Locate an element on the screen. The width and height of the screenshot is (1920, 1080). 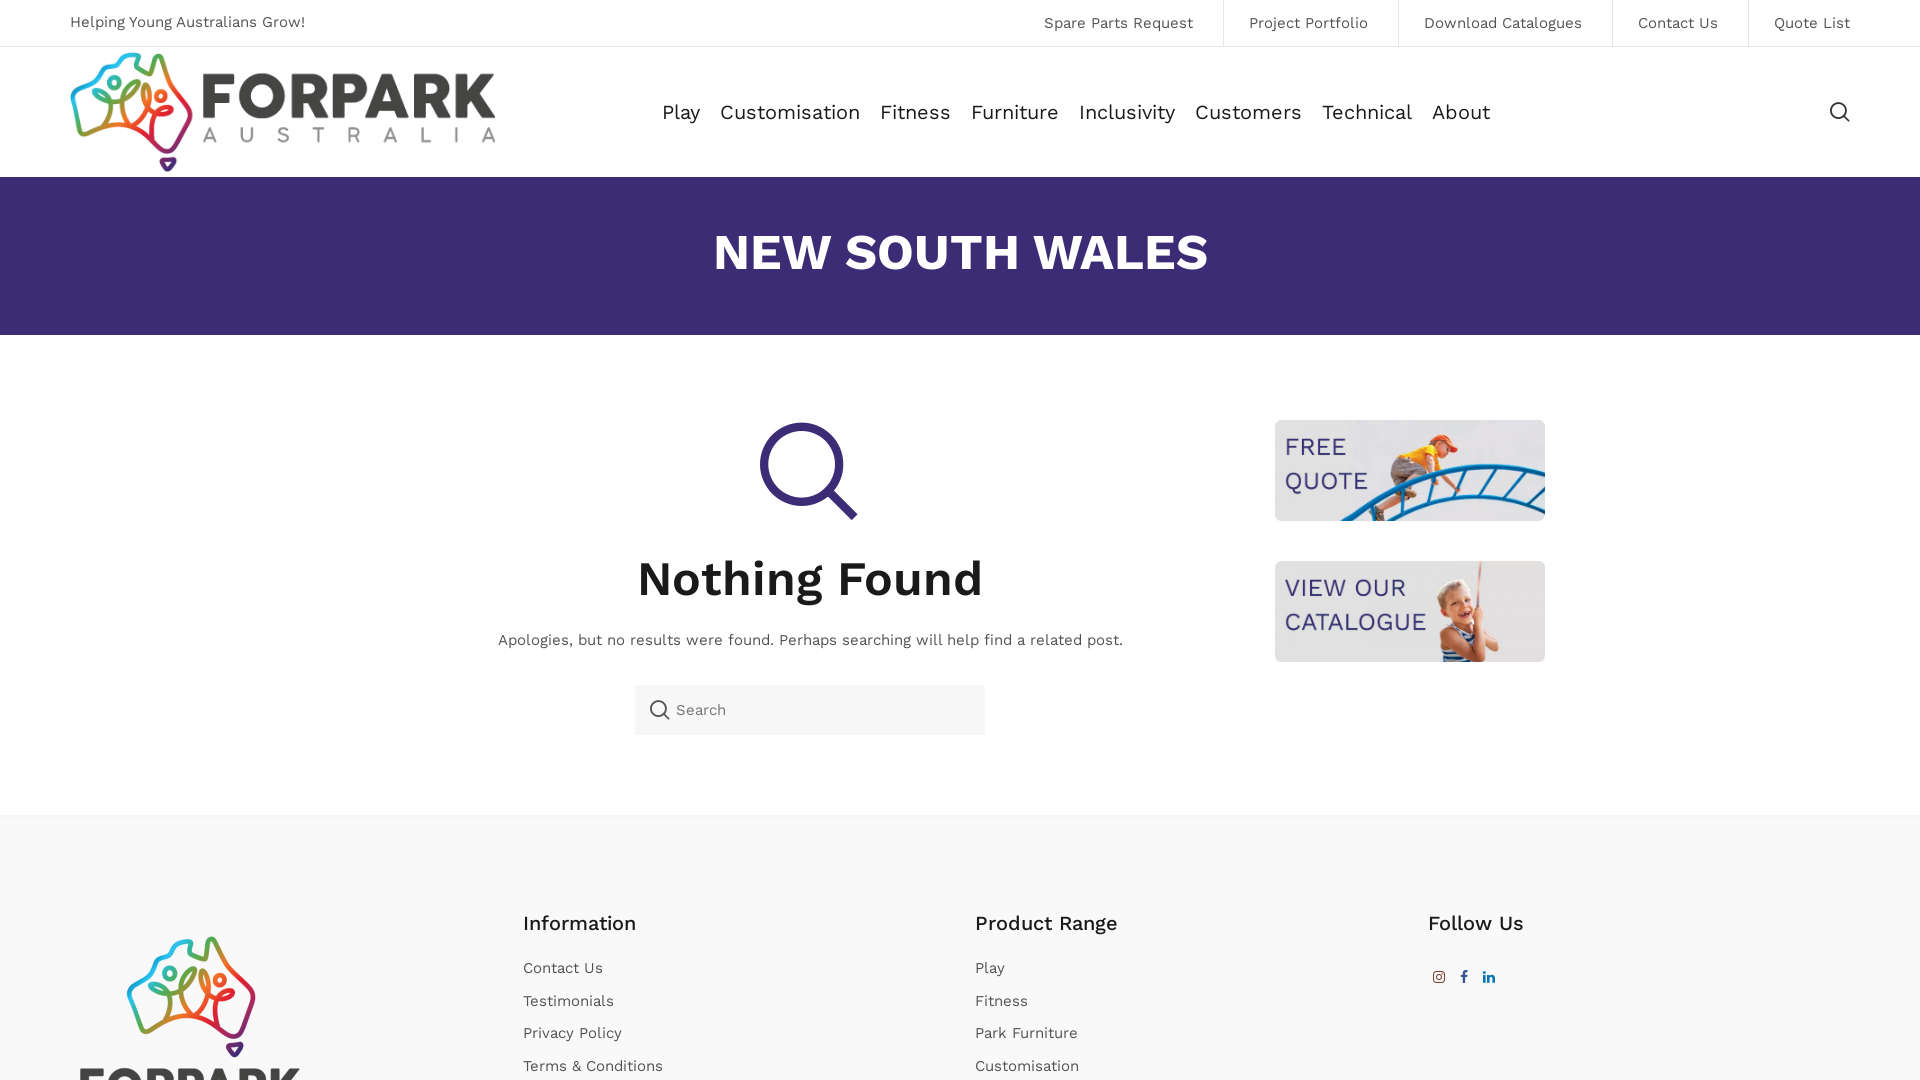
'Privacy Policy' is located at coordinates (570, 1033).